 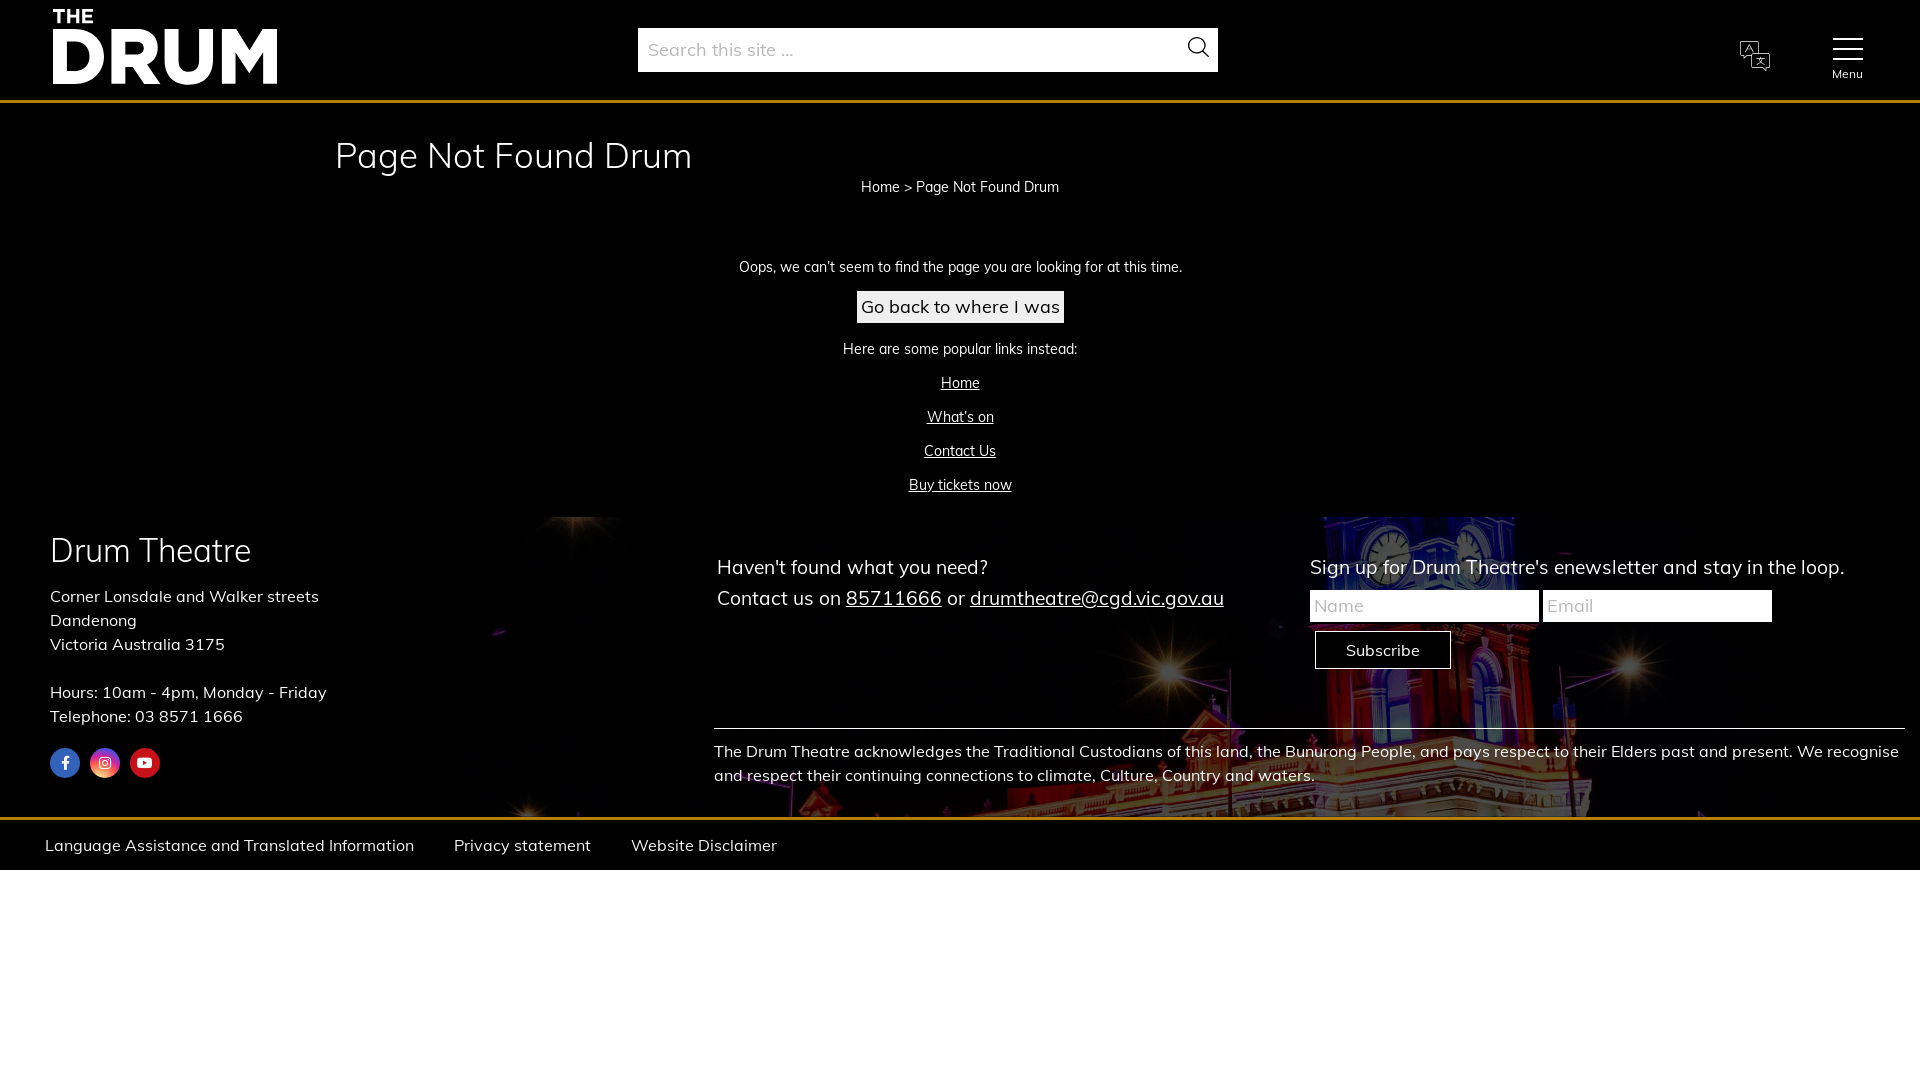 I want to click on 'Home', so click(x=880, y=186).